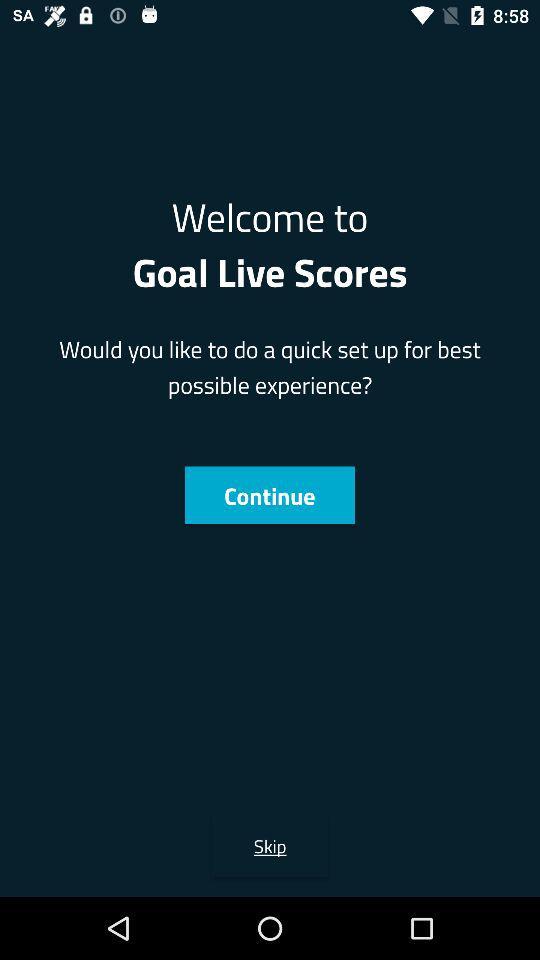 The width and height of the screenshot is (540, 960). What do you see at coordinates (269, 494) in the screenshot?
I see `continue item` at bounding box center [269, 494].